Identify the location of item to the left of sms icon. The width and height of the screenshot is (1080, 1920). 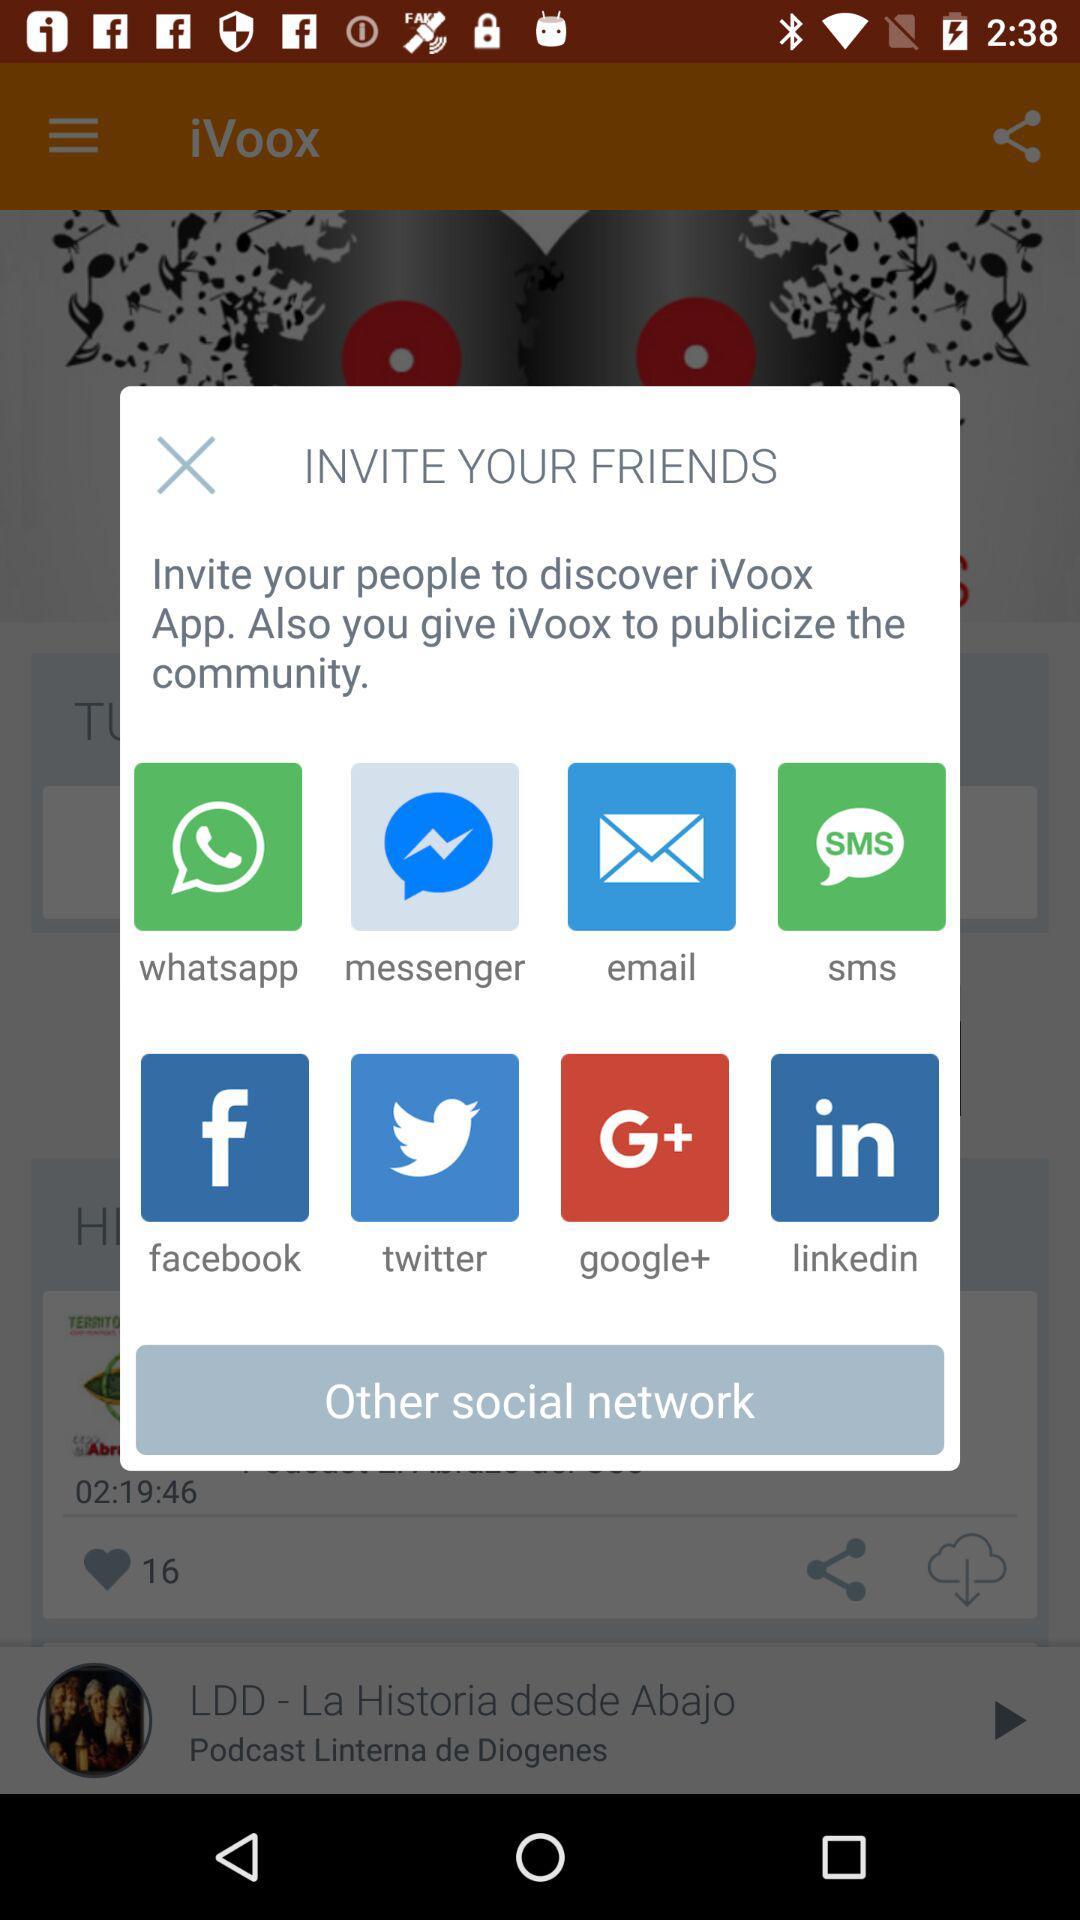
(651, 876).